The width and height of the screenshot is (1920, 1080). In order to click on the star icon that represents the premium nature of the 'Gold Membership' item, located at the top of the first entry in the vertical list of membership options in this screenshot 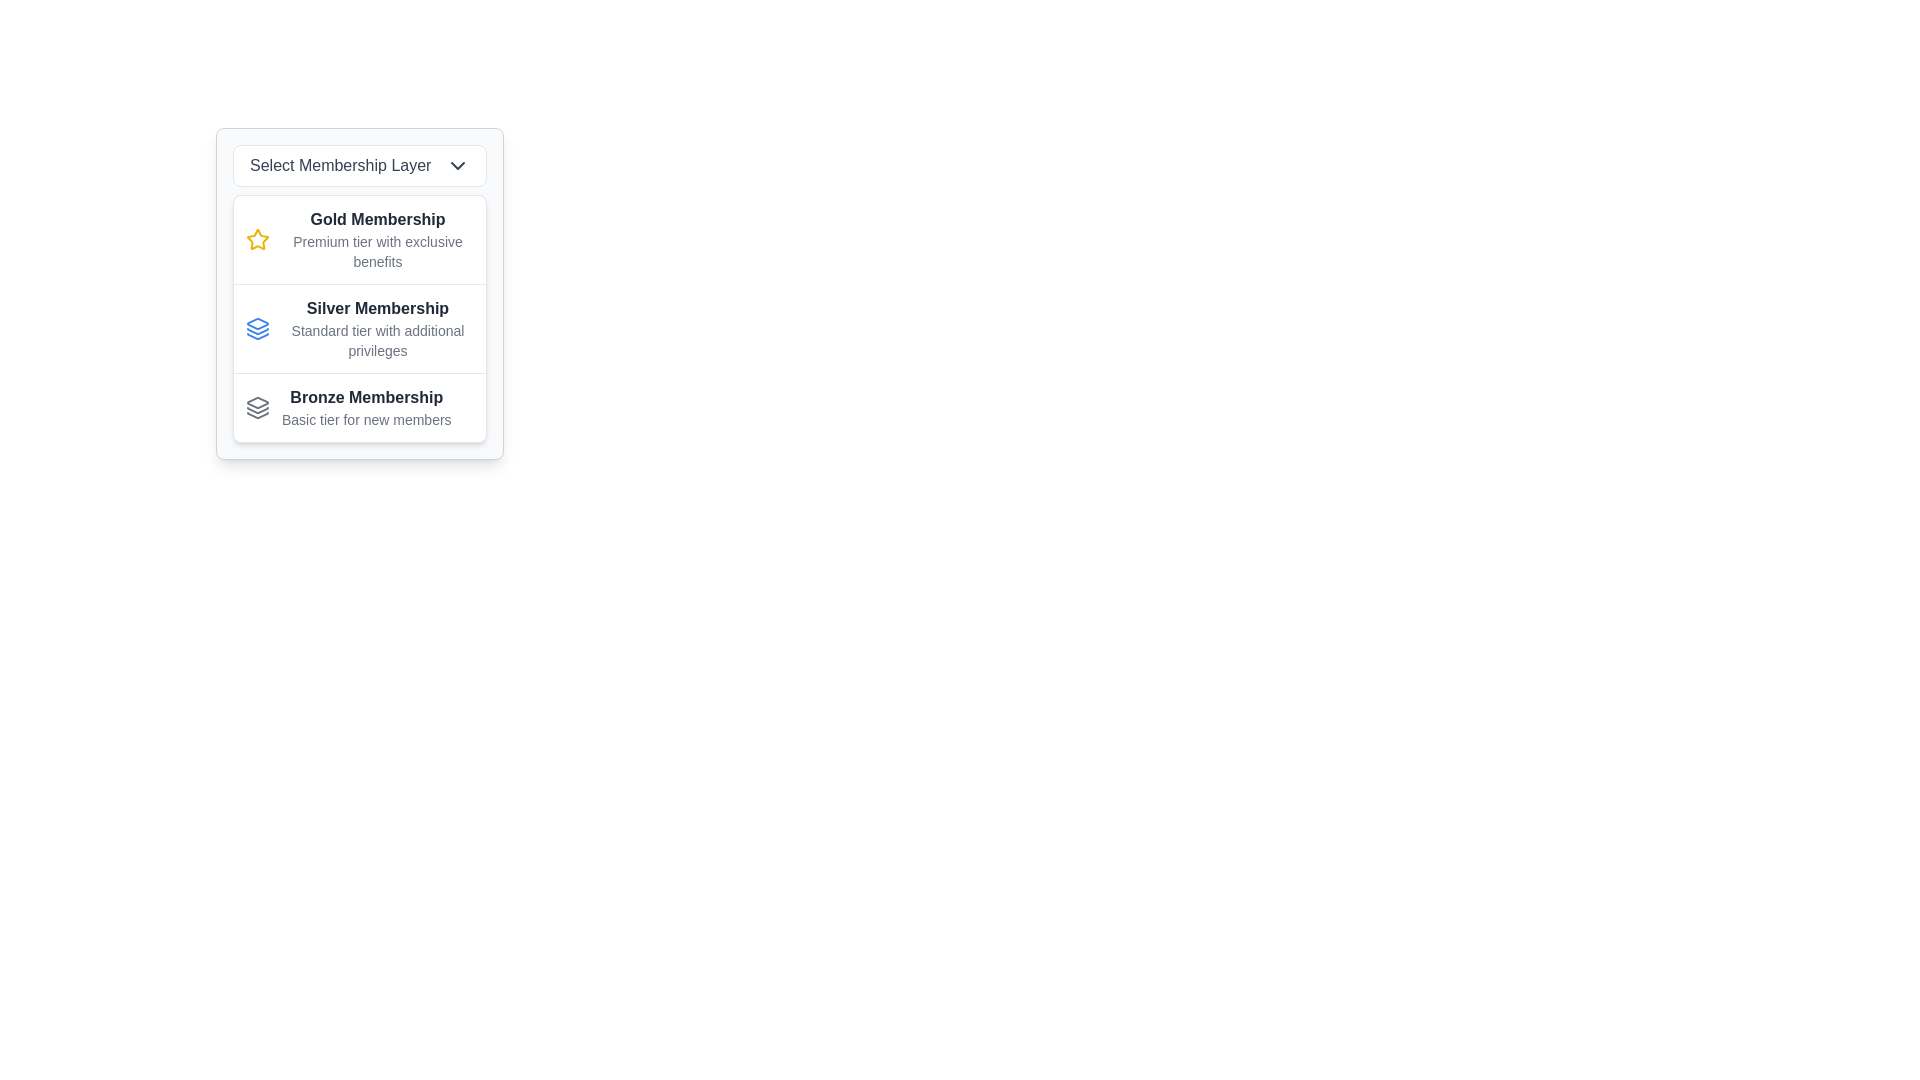, I will do `click(257, 238)`.